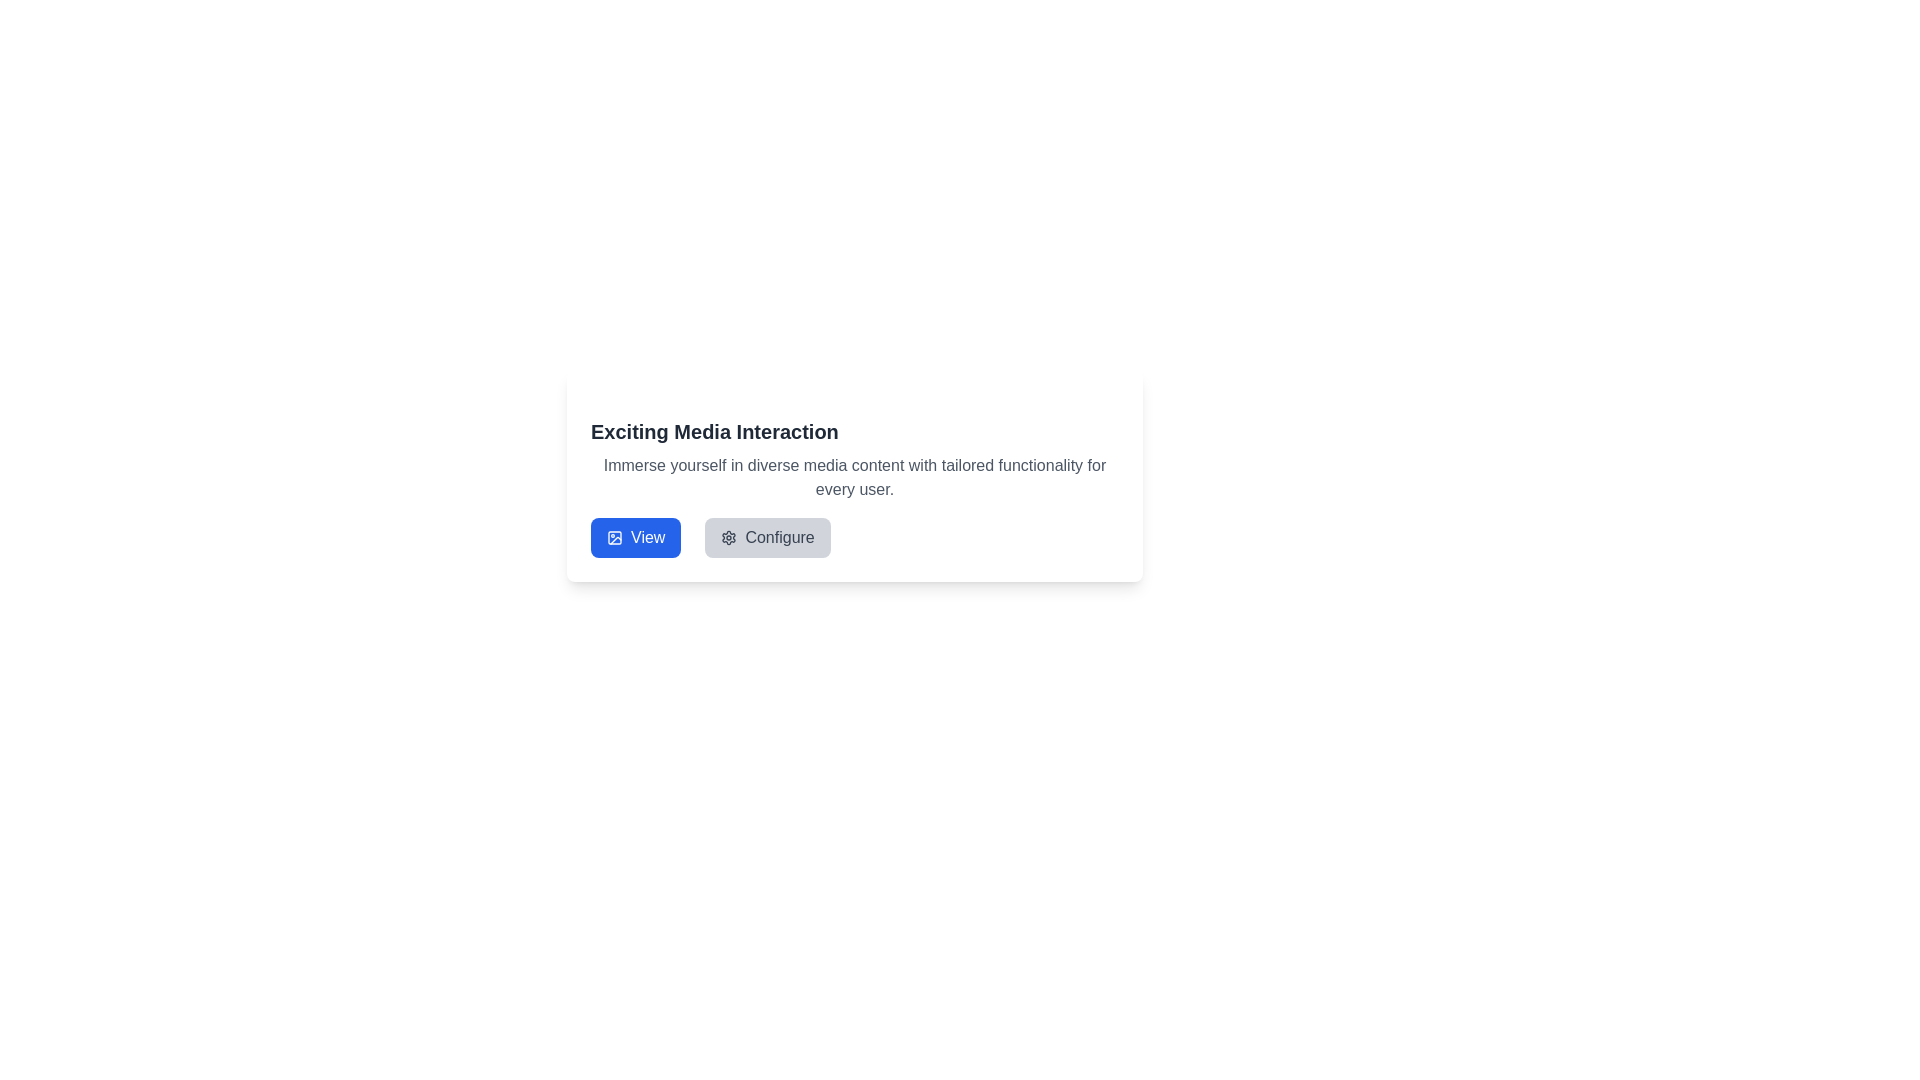  Describe the element at coordinates (728, 536) in the screenshot. I see `the settings icon located at the bottom right corner of the card-like component` at that location.